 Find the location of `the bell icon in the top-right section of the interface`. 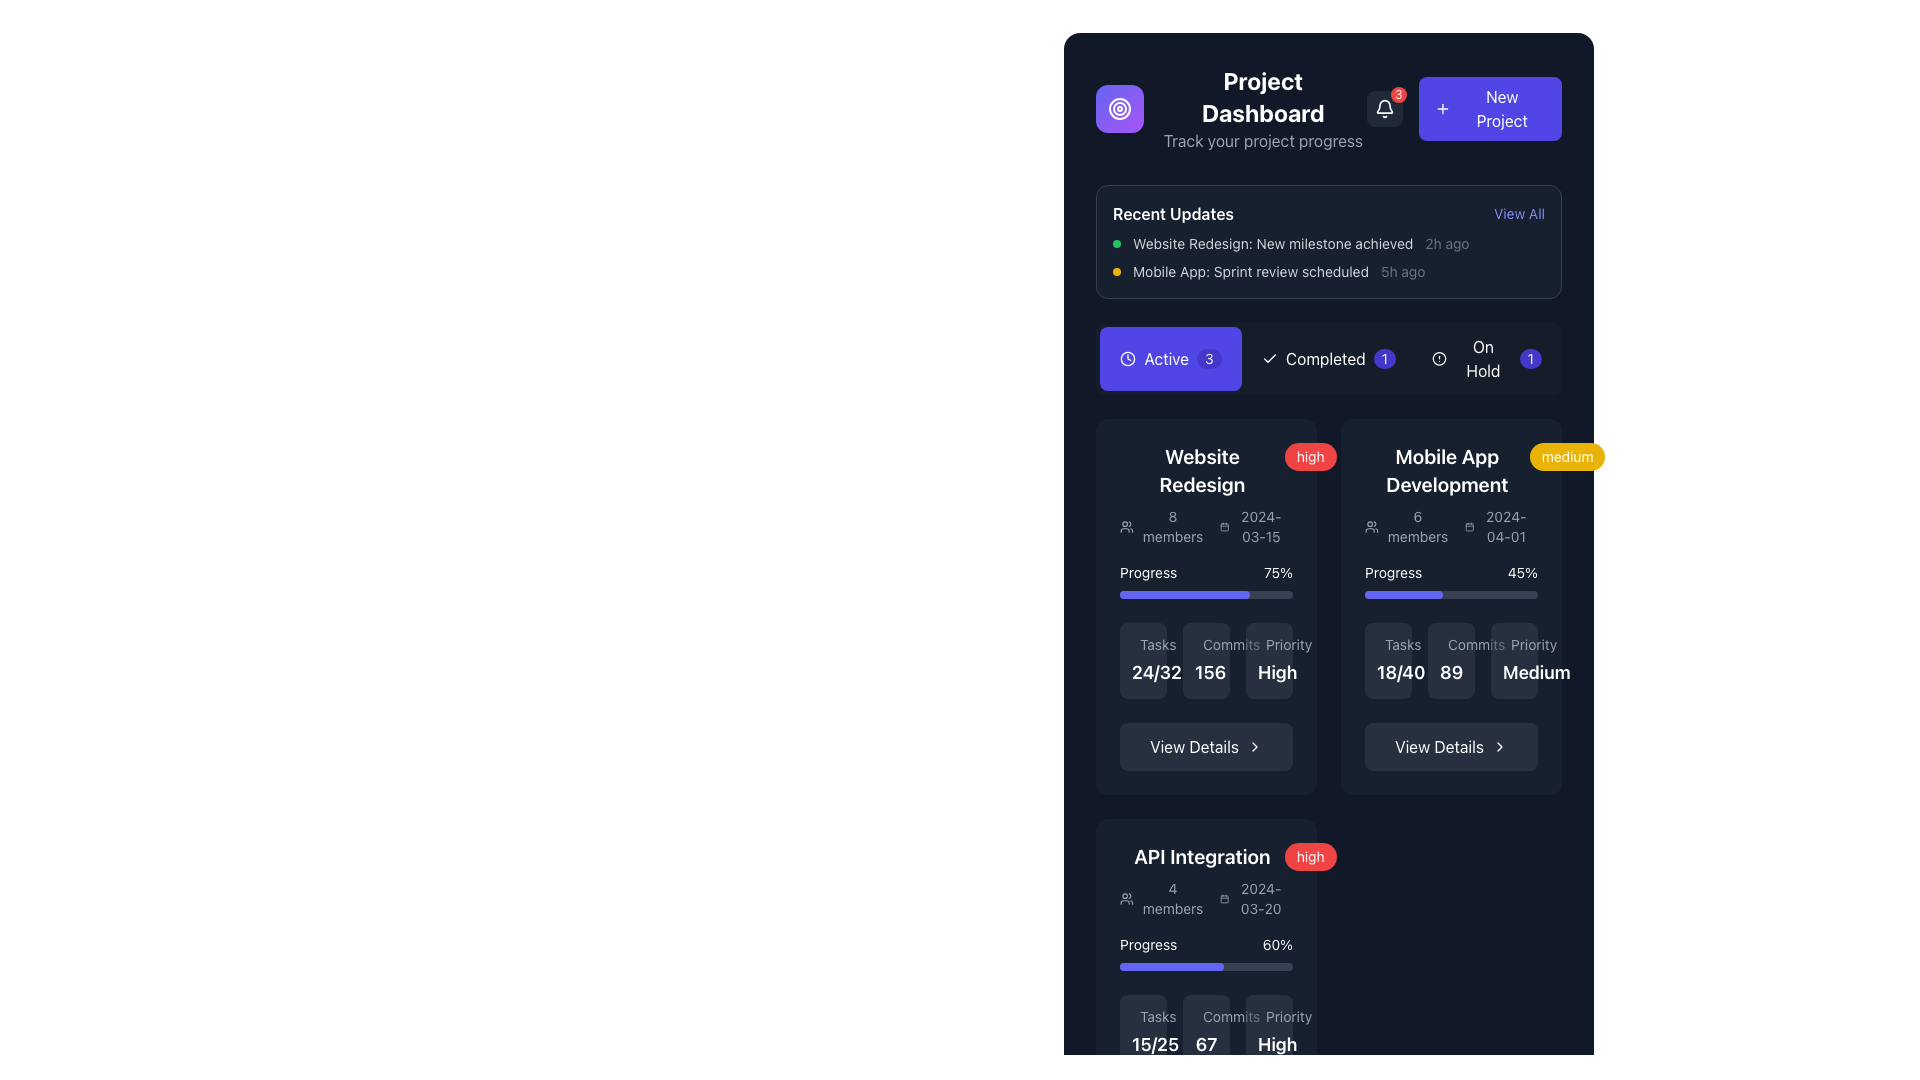

the bell icon in the top-right section of the interface is located at coordinates (1383, 108).